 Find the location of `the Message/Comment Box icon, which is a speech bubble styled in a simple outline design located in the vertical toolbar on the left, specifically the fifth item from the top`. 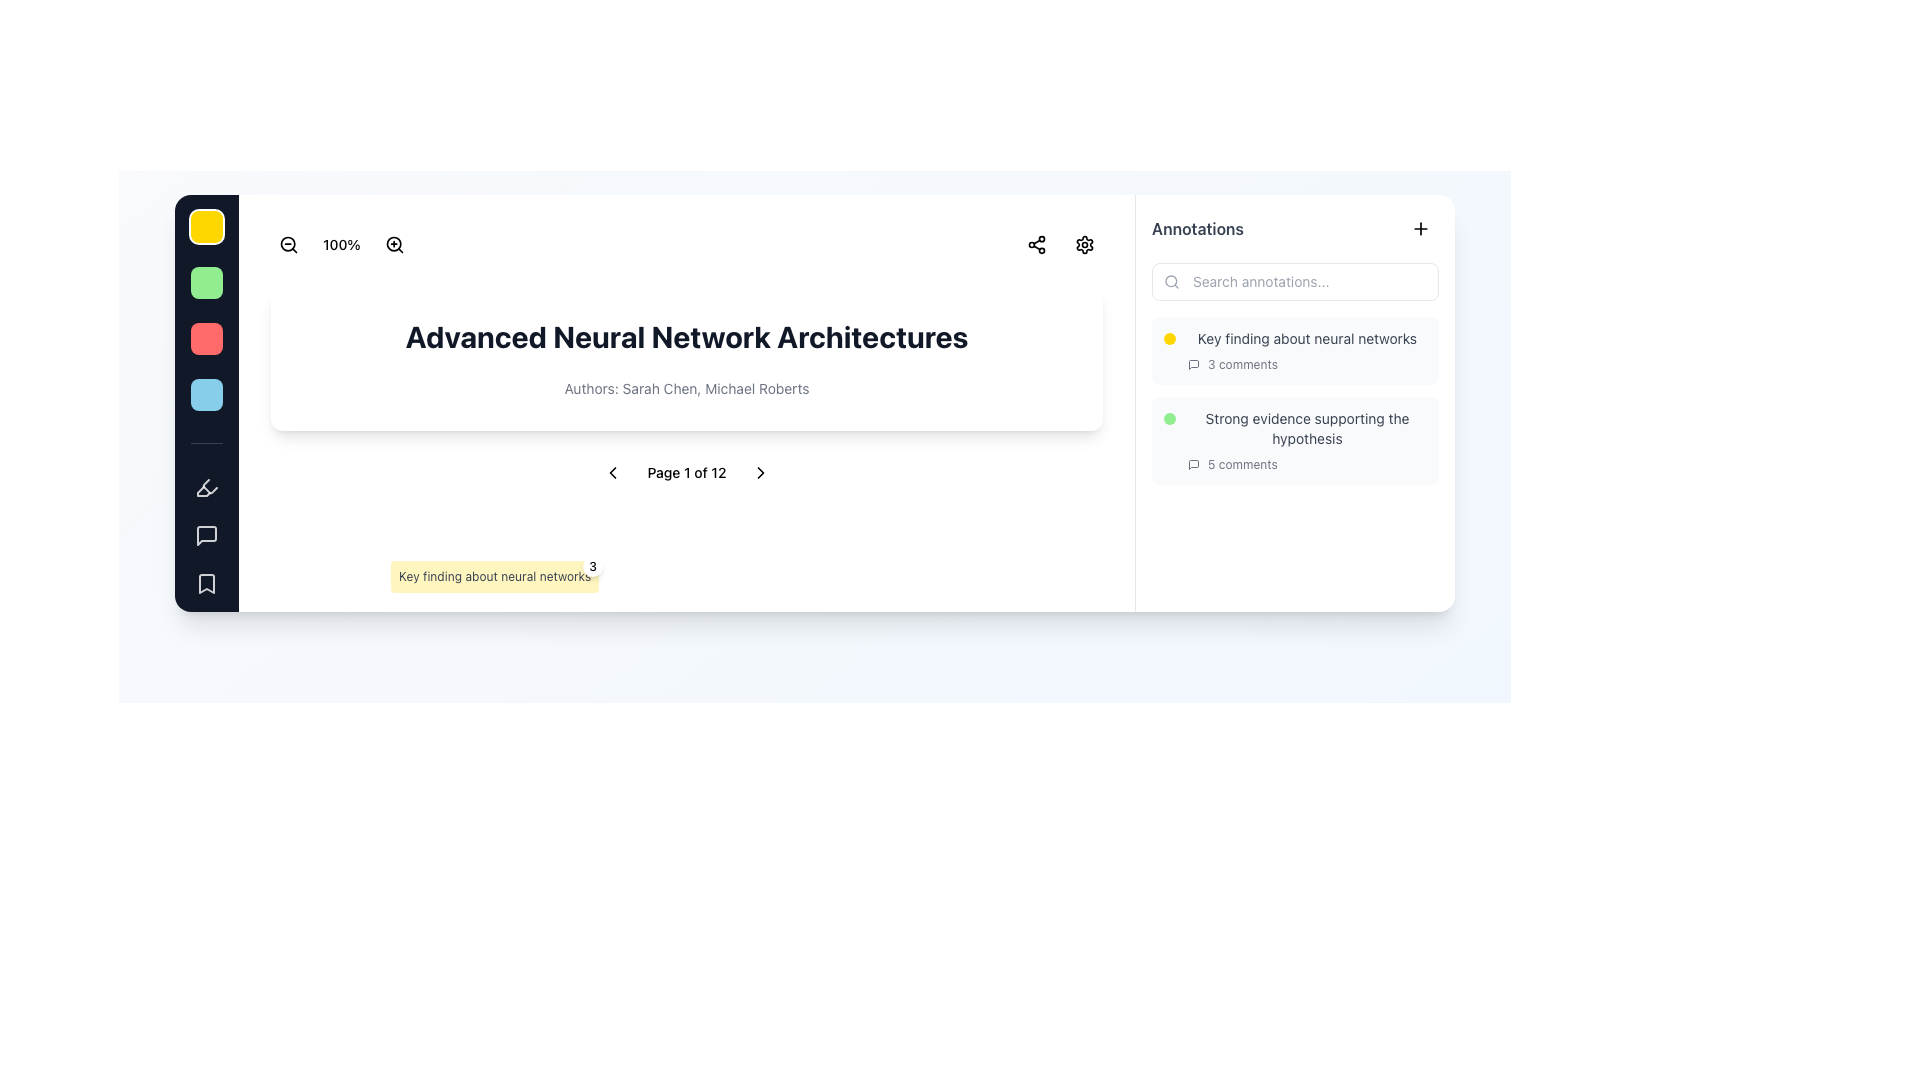

the Message/Comment Box icon, which is a speech bubble styled in a simple outline design located in the vertical toolbar on the left, specifically the fifth item from the top is located at coordinates (206, 535).